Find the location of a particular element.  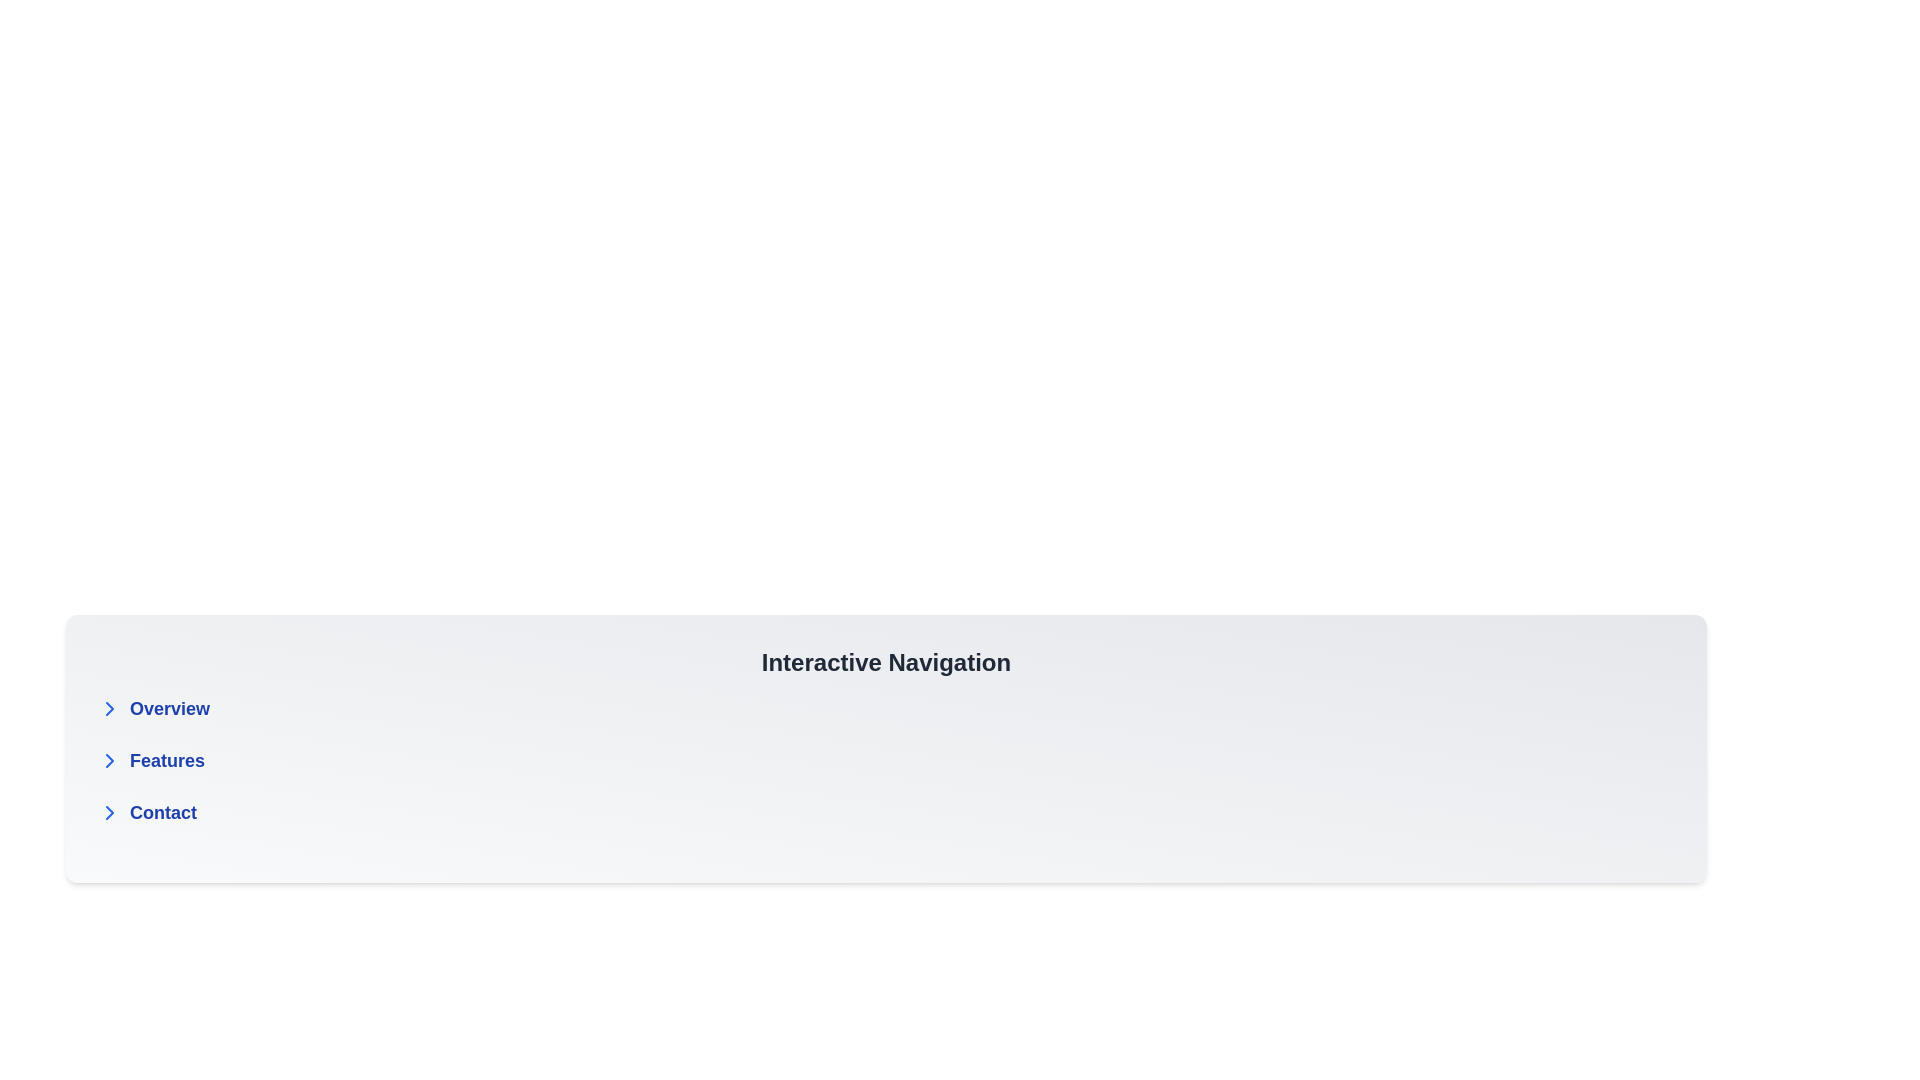

the right-pointing chevron icon located to the left of the 'Overview' text is located at coordinates (109, 708).